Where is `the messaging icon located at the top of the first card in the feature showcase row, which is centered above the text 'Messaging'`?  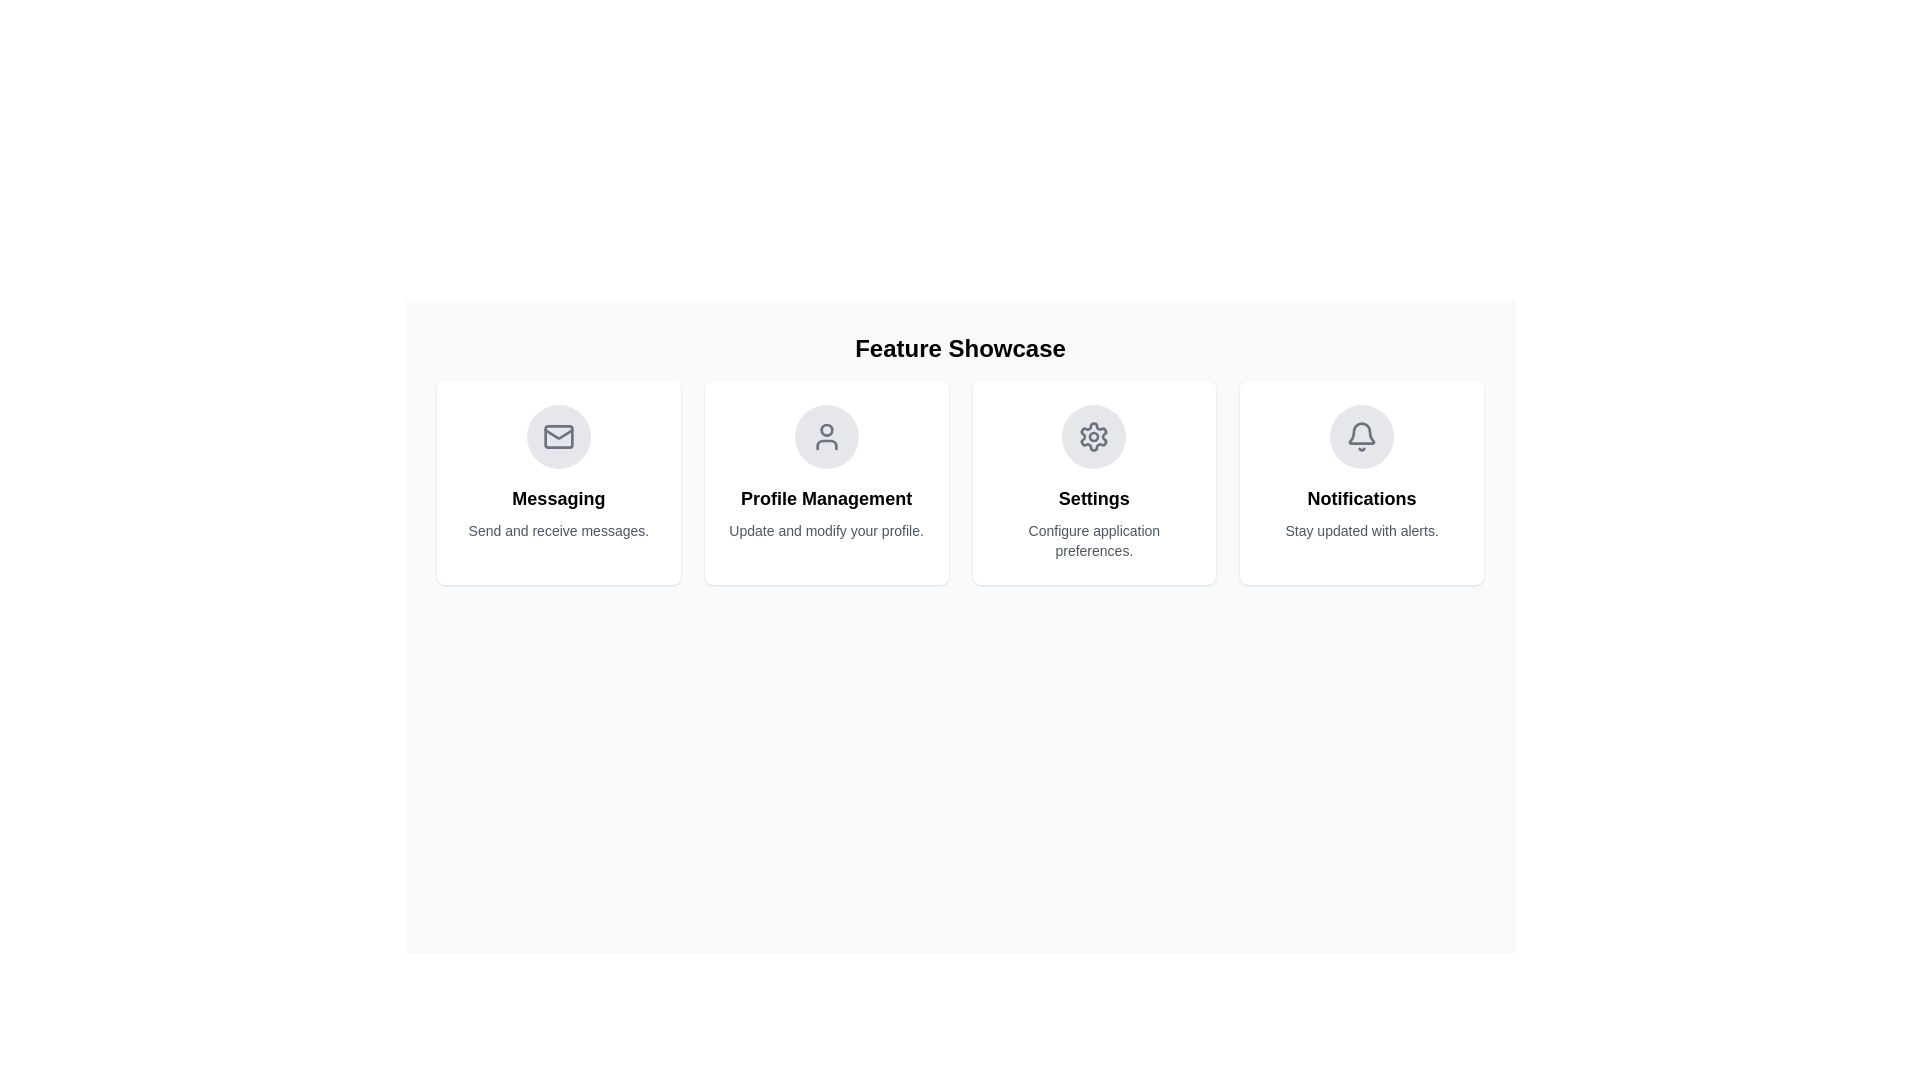 the messaging icon located at the top of the first card in the feature showcase row, which is centered above the text 'Messaging' is located at coordinates (558, 435).